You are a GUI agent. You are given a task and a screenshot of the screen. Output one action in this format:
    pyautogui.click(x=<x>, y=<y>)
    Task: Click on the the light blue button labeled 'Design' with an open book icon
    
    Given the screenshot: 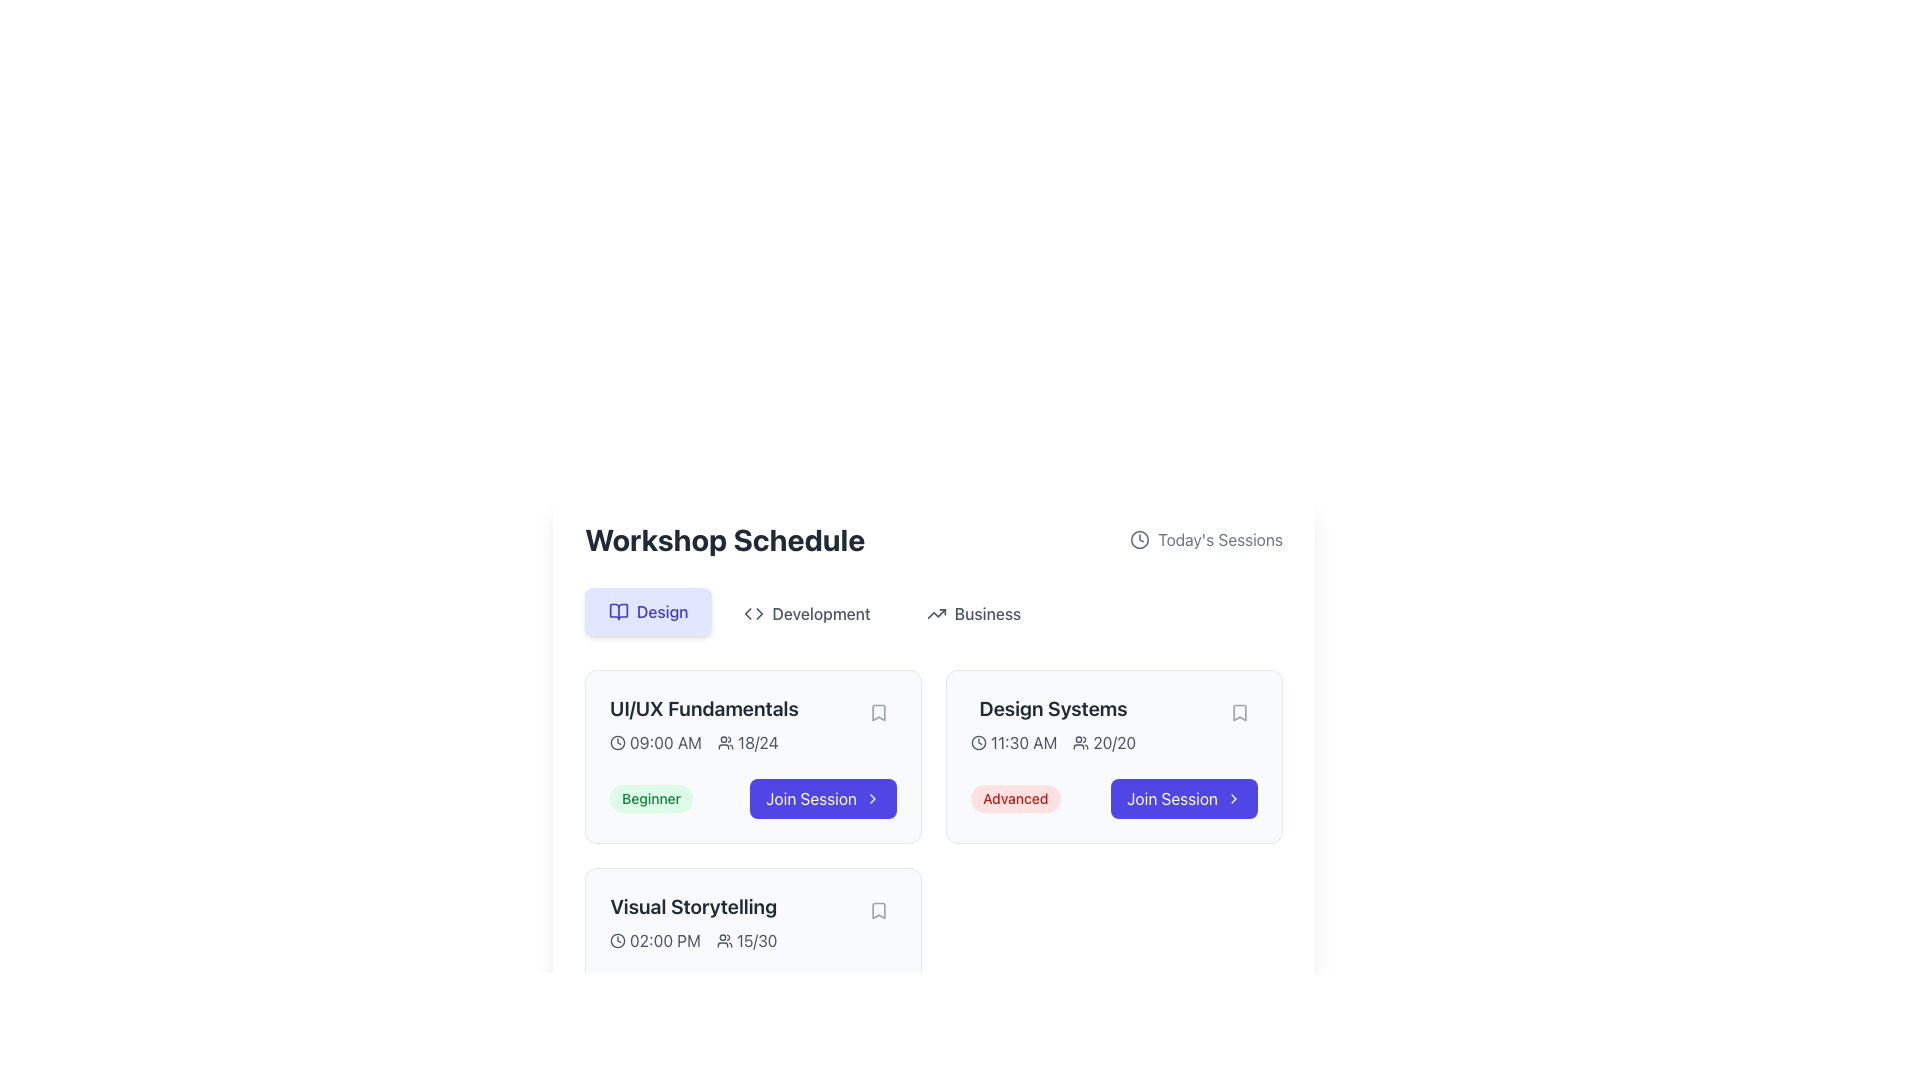 What is the action you would take?
    pyautogui.click(x=648, y=611)
    